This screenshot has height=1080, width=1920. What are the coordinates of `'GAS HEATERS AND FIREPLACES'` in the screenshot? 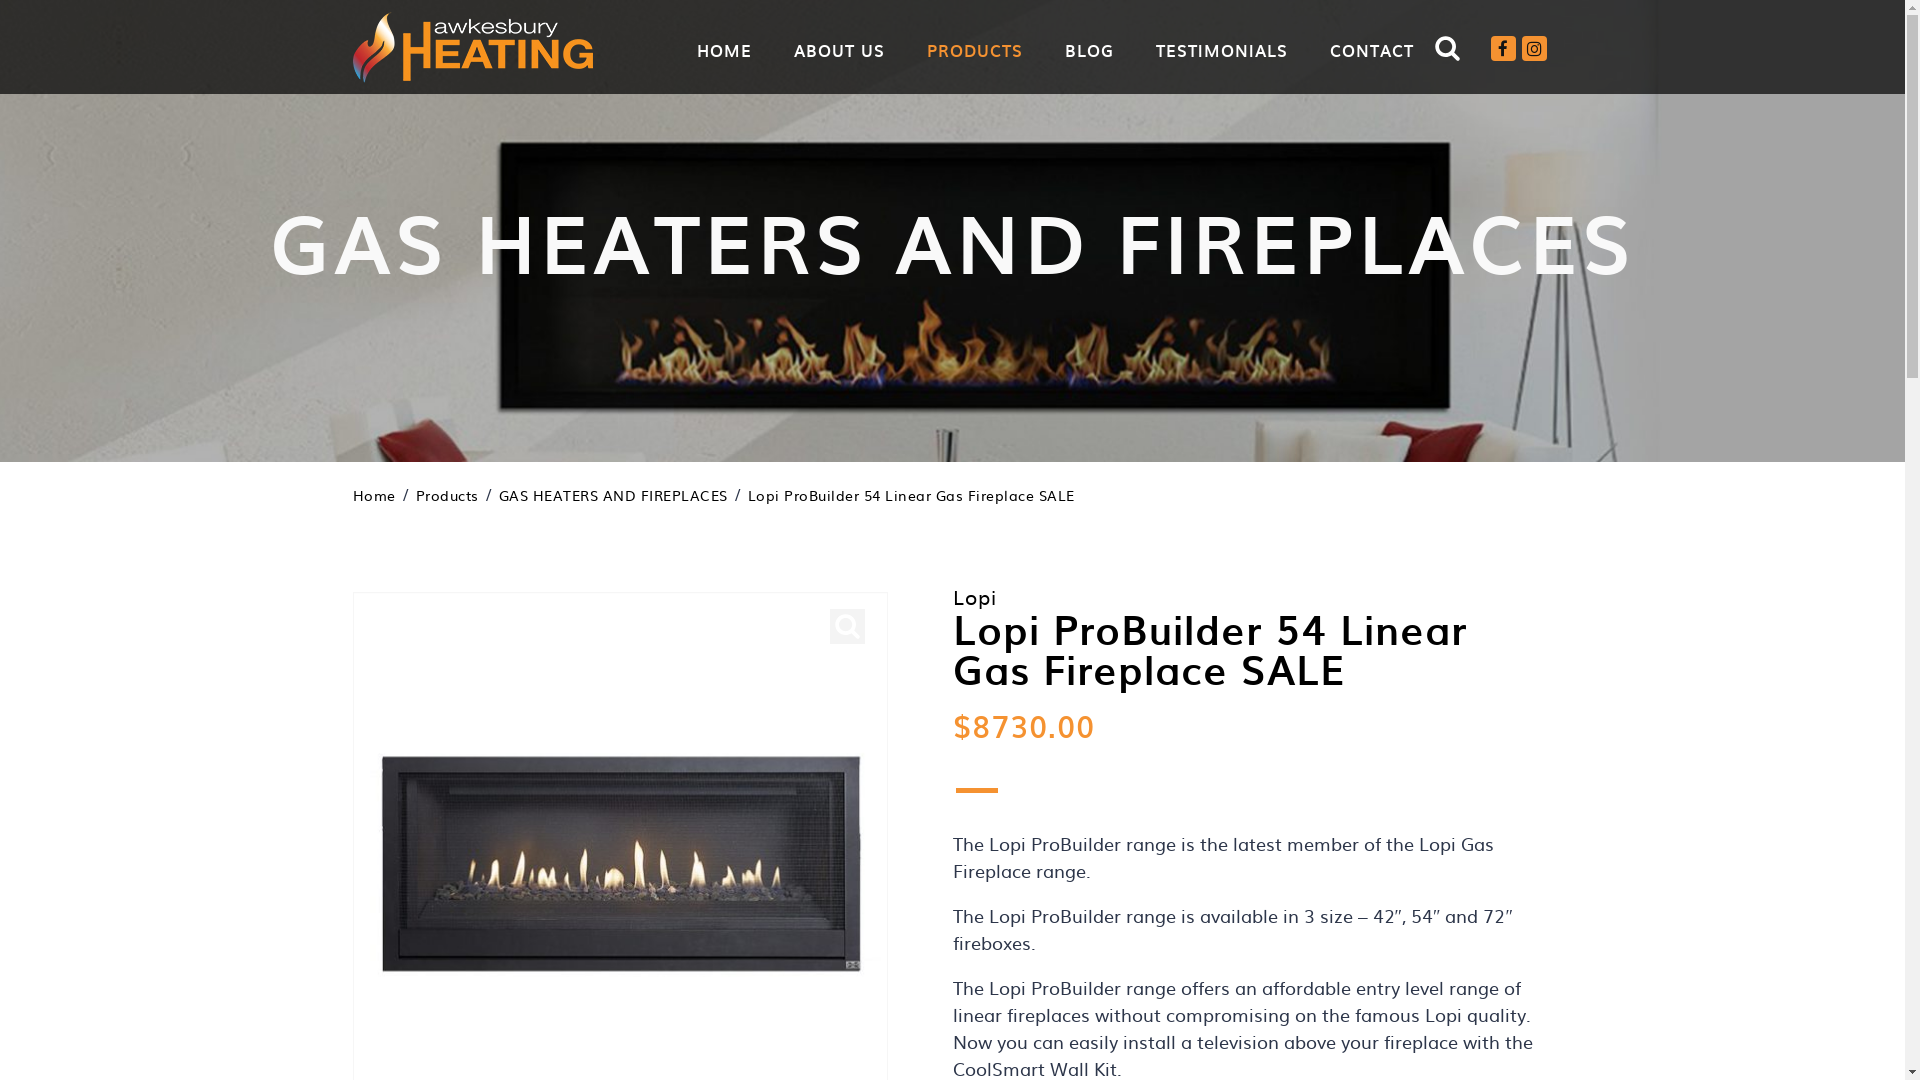 It's located at (611, 494).